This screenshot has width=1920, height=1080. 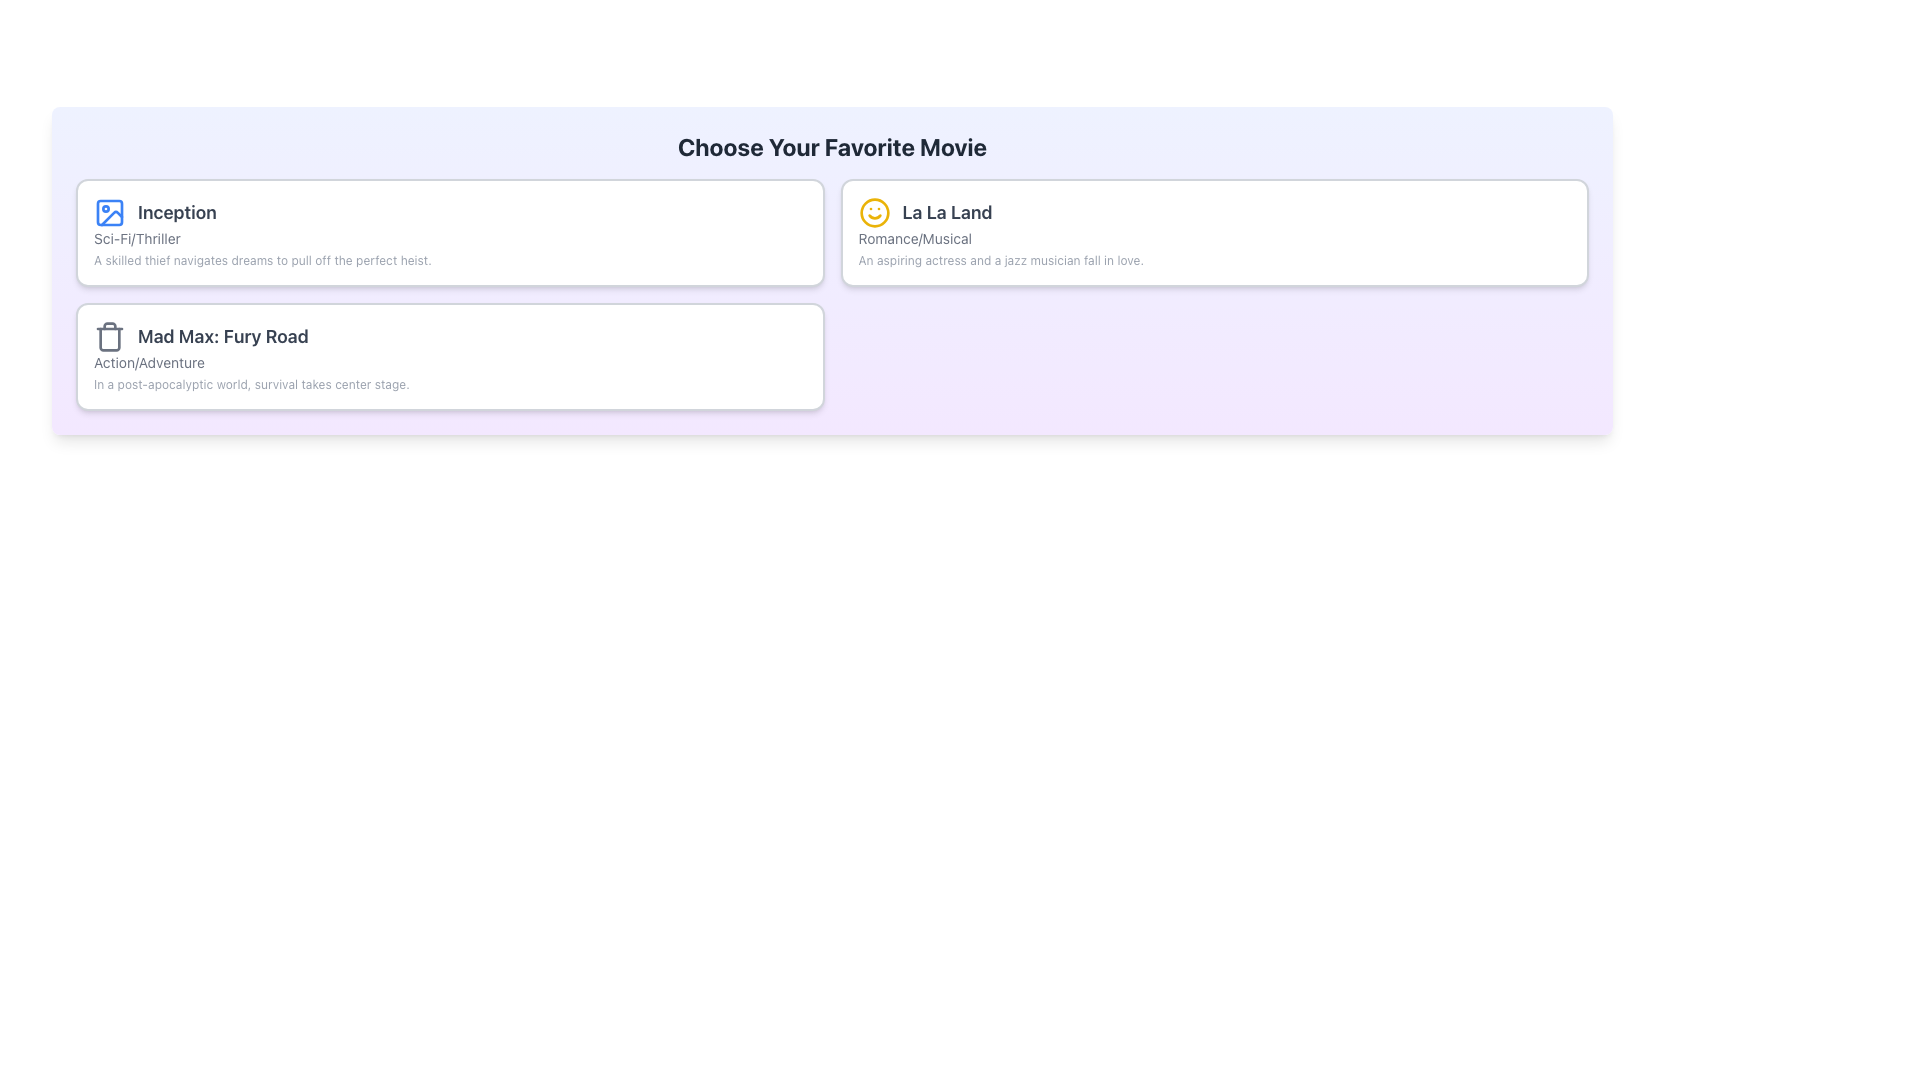 What do you see at coordinates (148, 362) in the screenshot?
I see `text label indicating the genre of the movie located directly beneath the title 'Mad Max: Fury Road' in the third card` at bounding box center [148, 362].